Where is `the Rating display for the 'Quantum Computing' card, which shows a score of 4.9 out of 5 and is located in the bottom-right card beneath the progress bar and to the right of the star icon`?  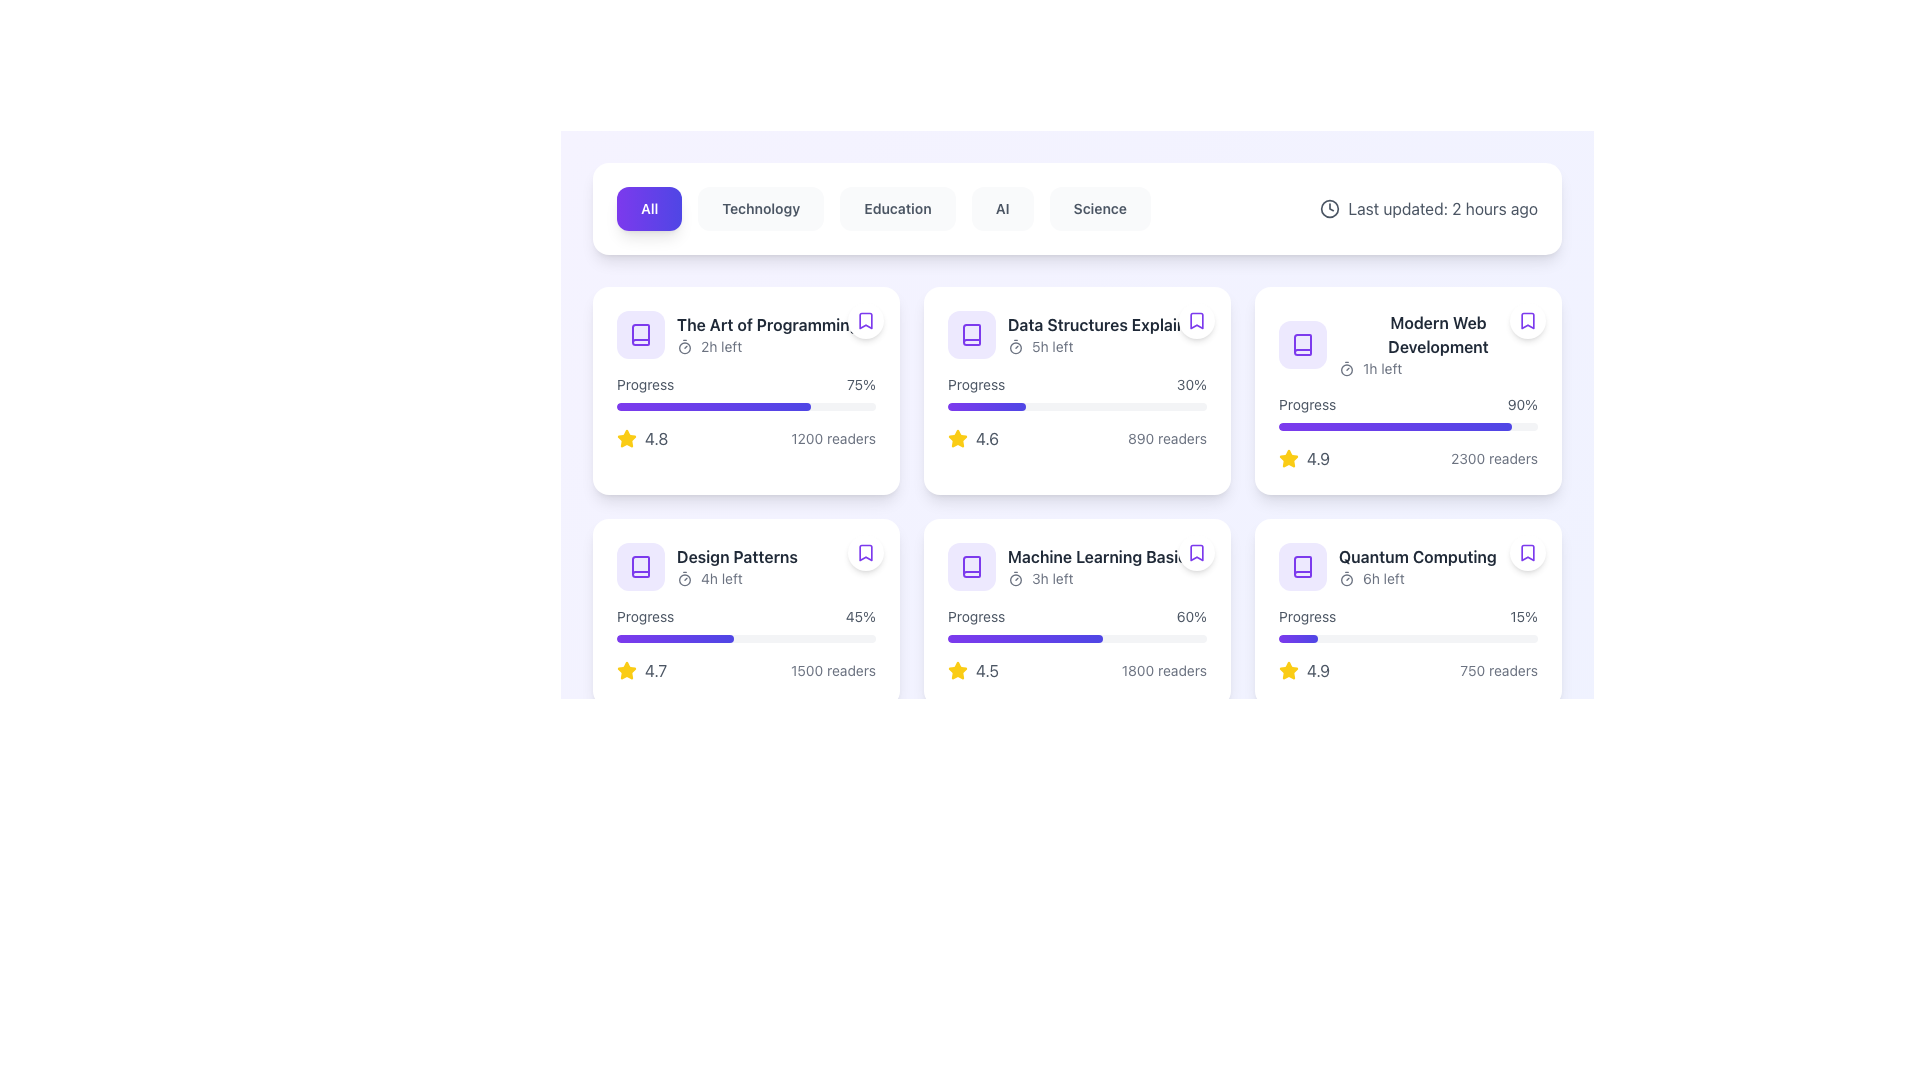
the Rating display for the 'Quantum Computing' card, which shows a score of 4.9 out of 5 and is located in the bottom-right card beneath the progress bar and to the right of the star icon is located at coordinates (1304, 671).